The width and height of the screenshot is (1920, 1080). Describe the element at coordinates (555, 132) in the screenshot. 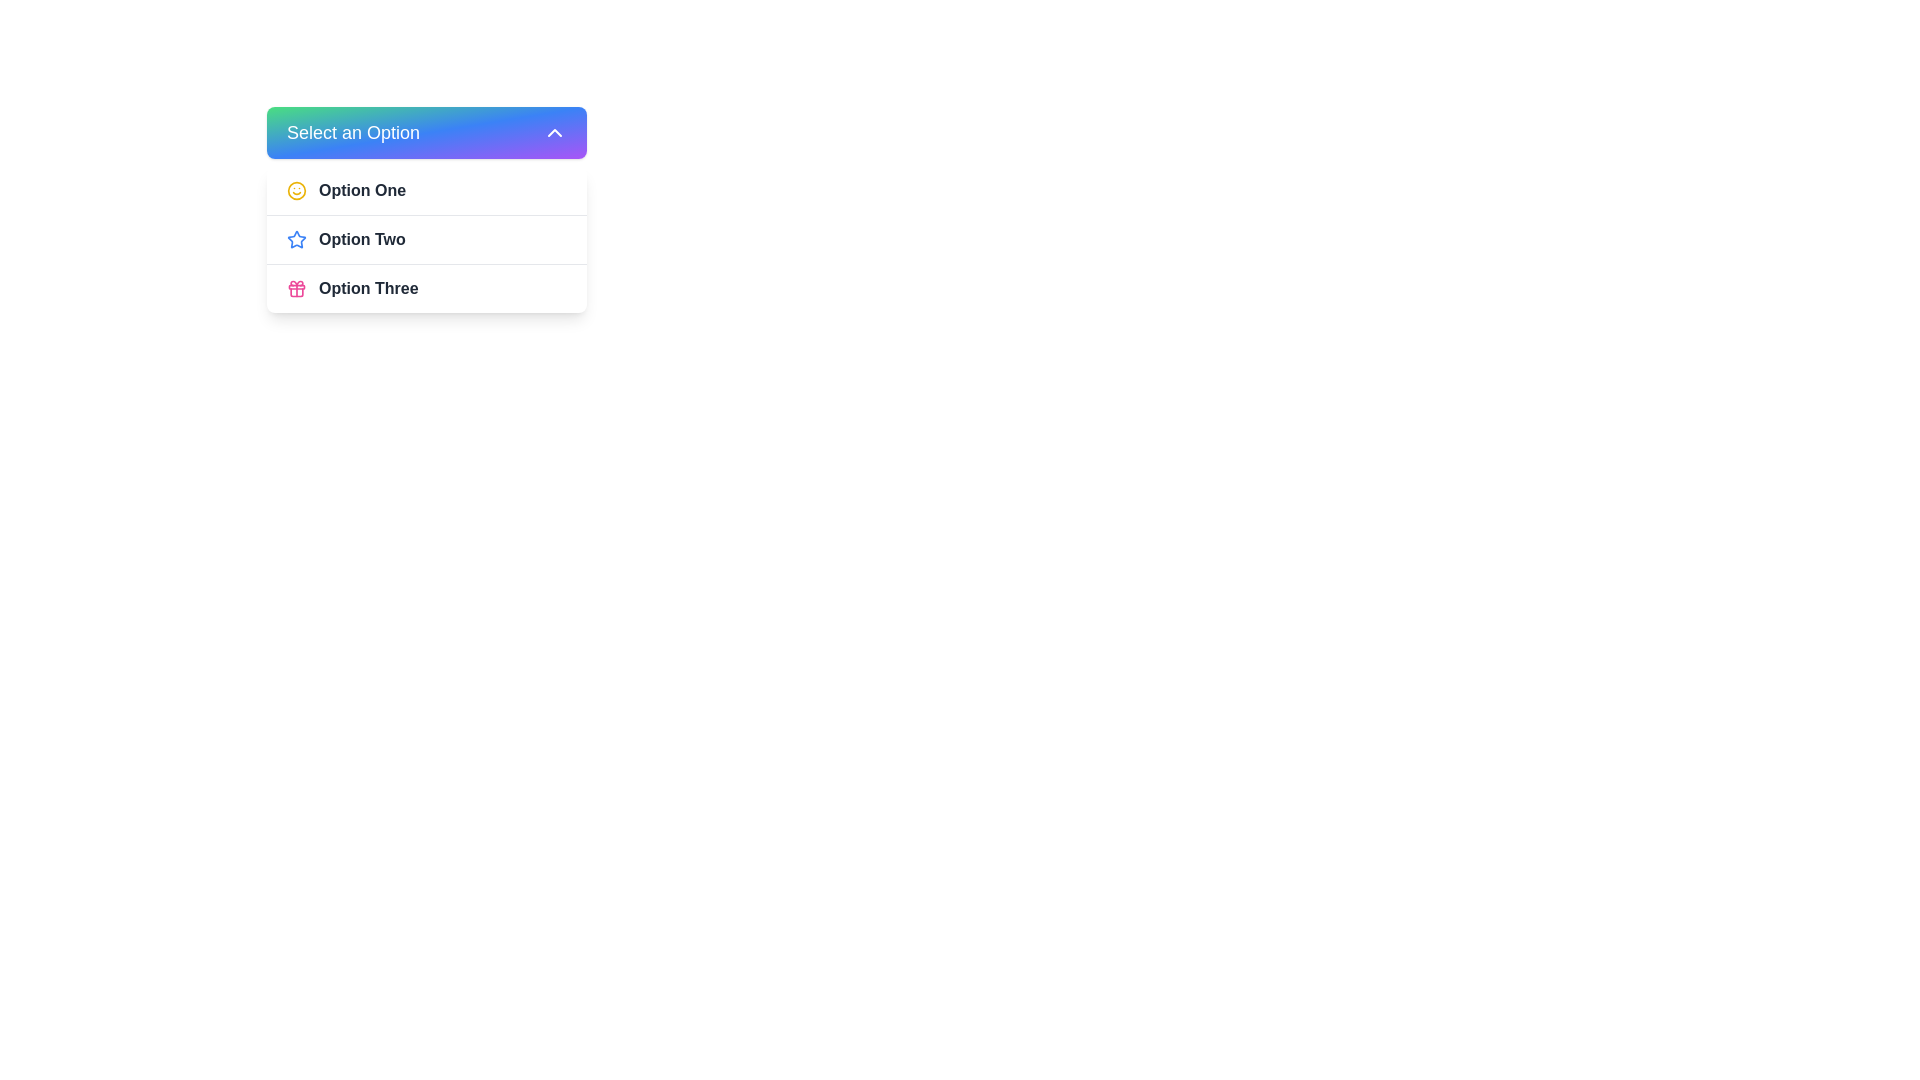

I see `the chevron-shaped upward arrow icon located in the top-right corner of the 'Select an Option' button` at that location.